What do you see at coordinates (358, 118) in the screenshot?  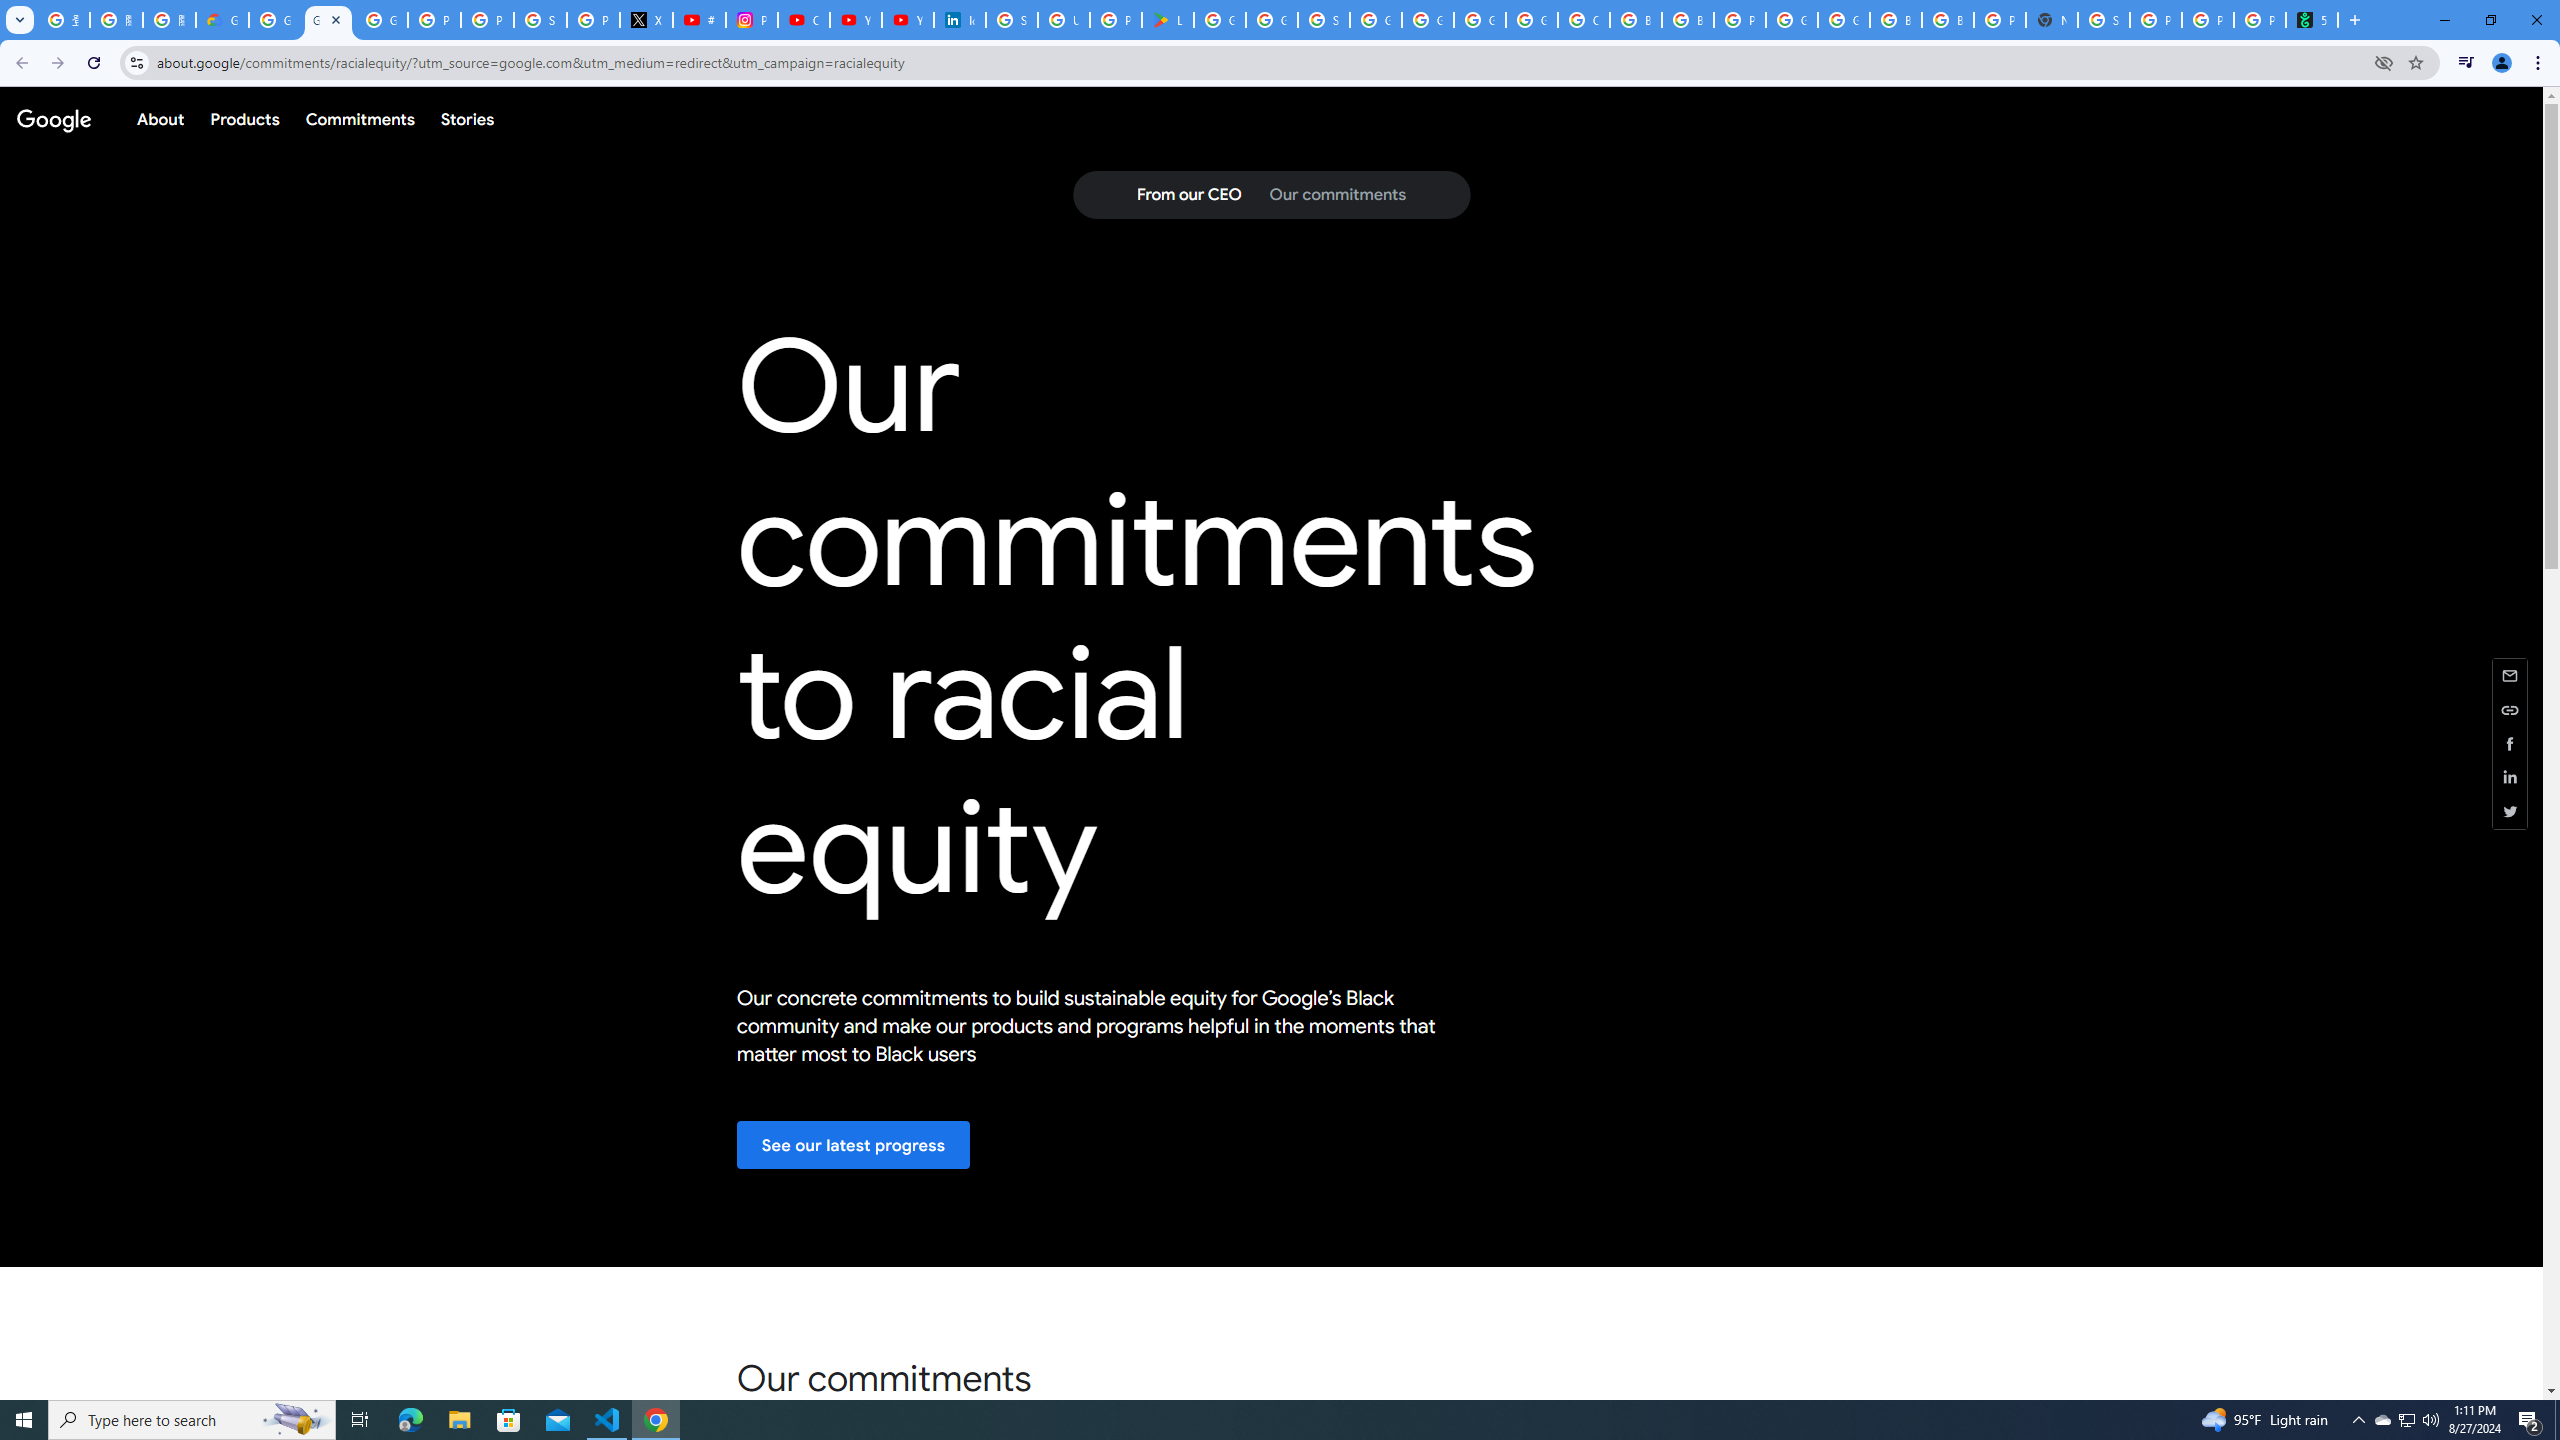 I see `'Commitments'` at bounding box center [358, 118].